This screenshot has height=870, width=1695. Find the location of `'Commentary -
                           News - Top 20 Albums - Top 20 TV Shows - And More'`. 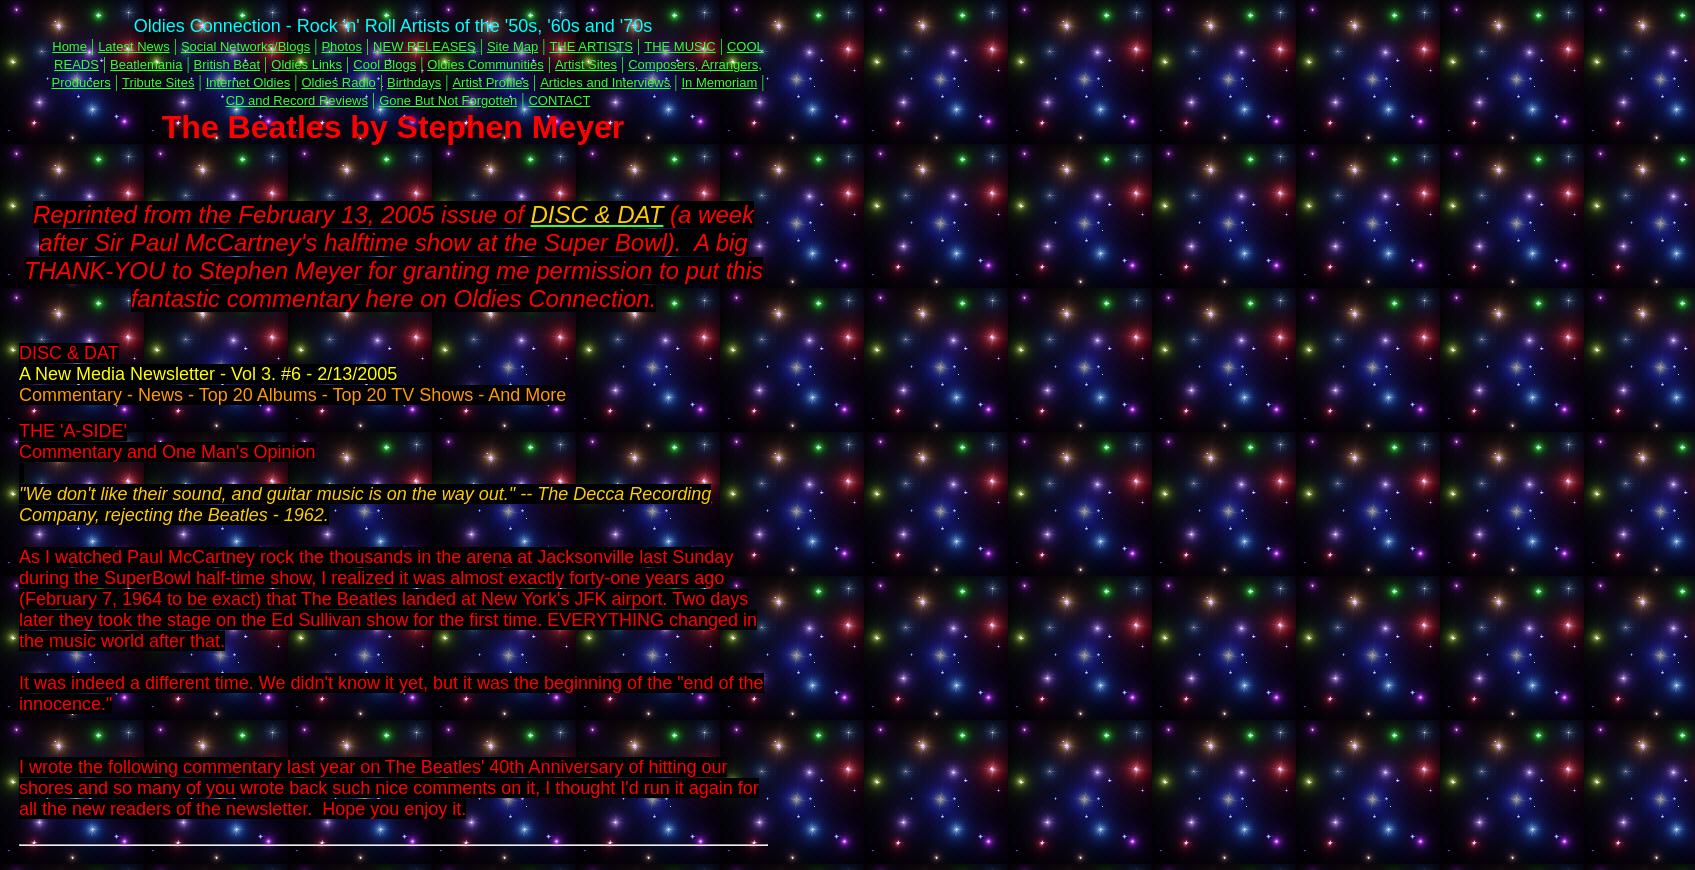

'Commentary -
                           News - Top 20 Albums - Top 20 TV Shows - And More' is located at coordinates (292, 394).